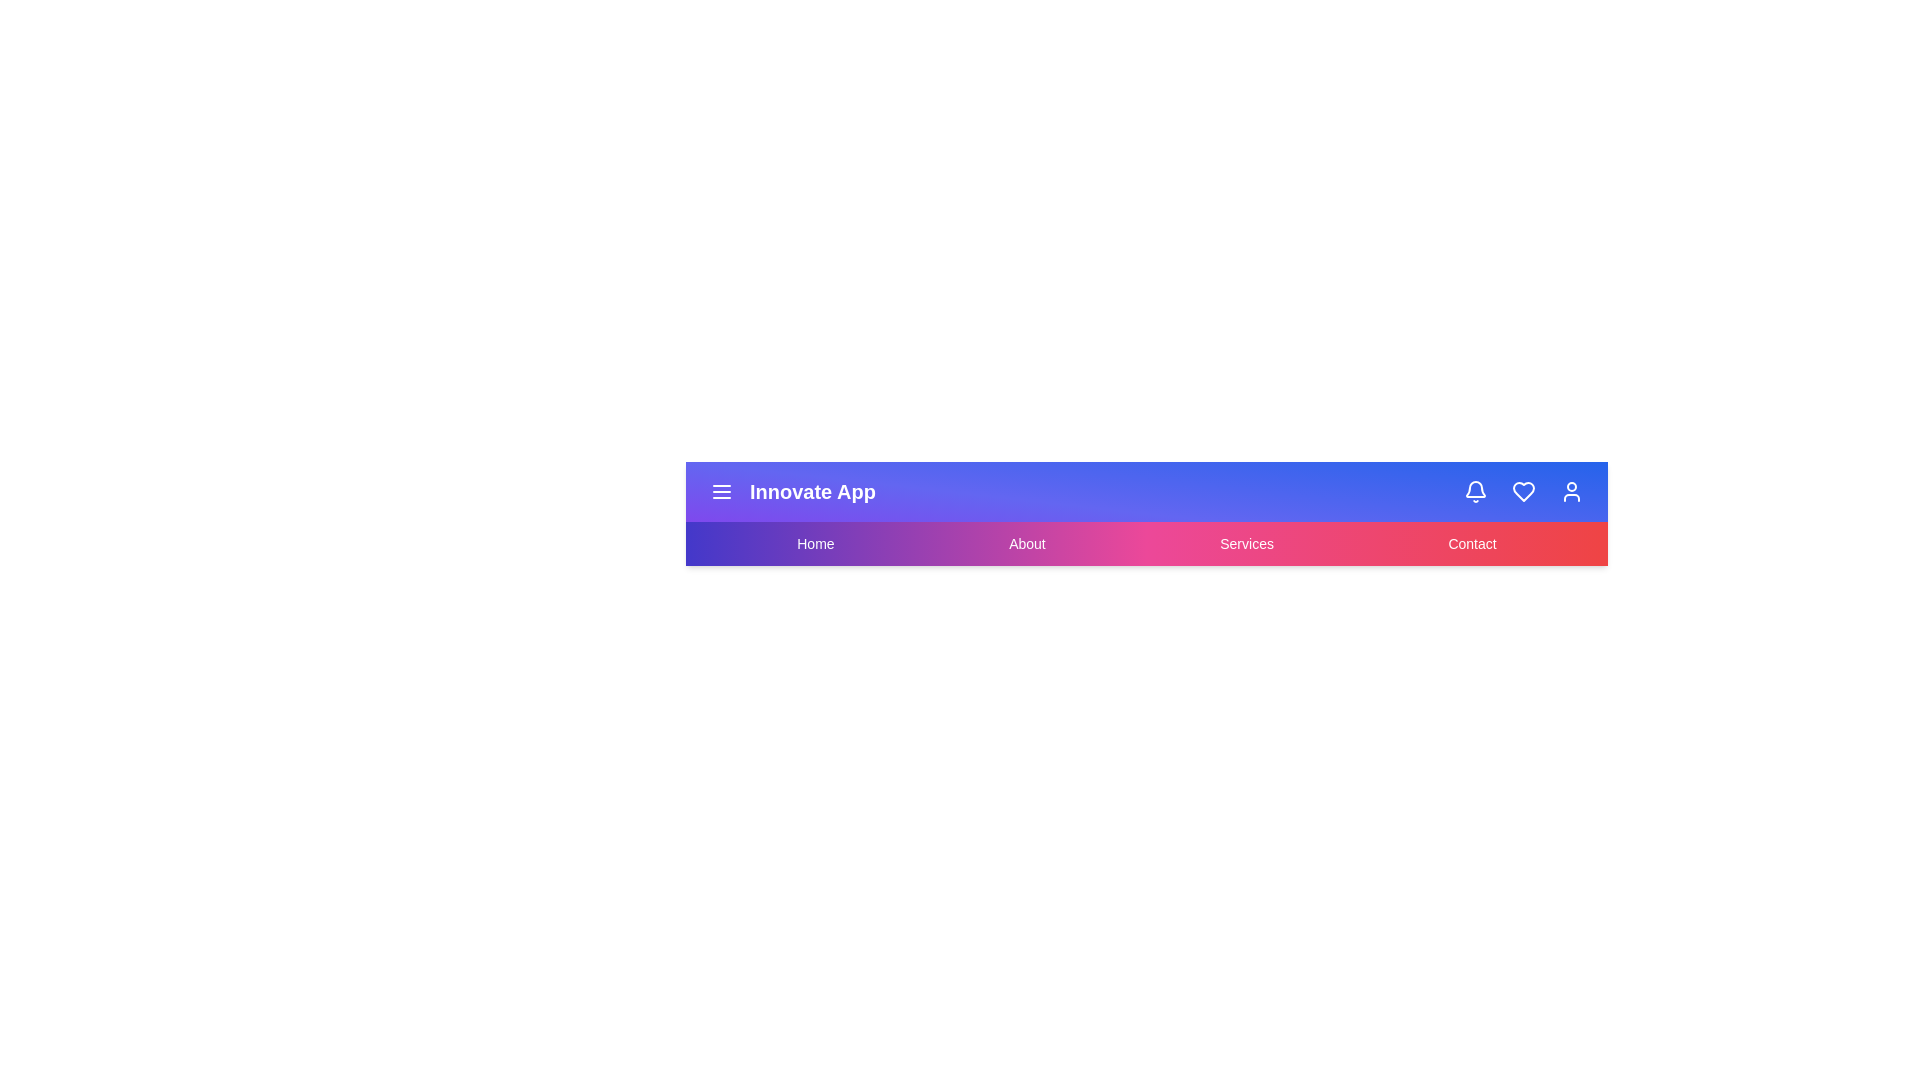  I want to click on the interactive element Home Link, so click(815, 543).